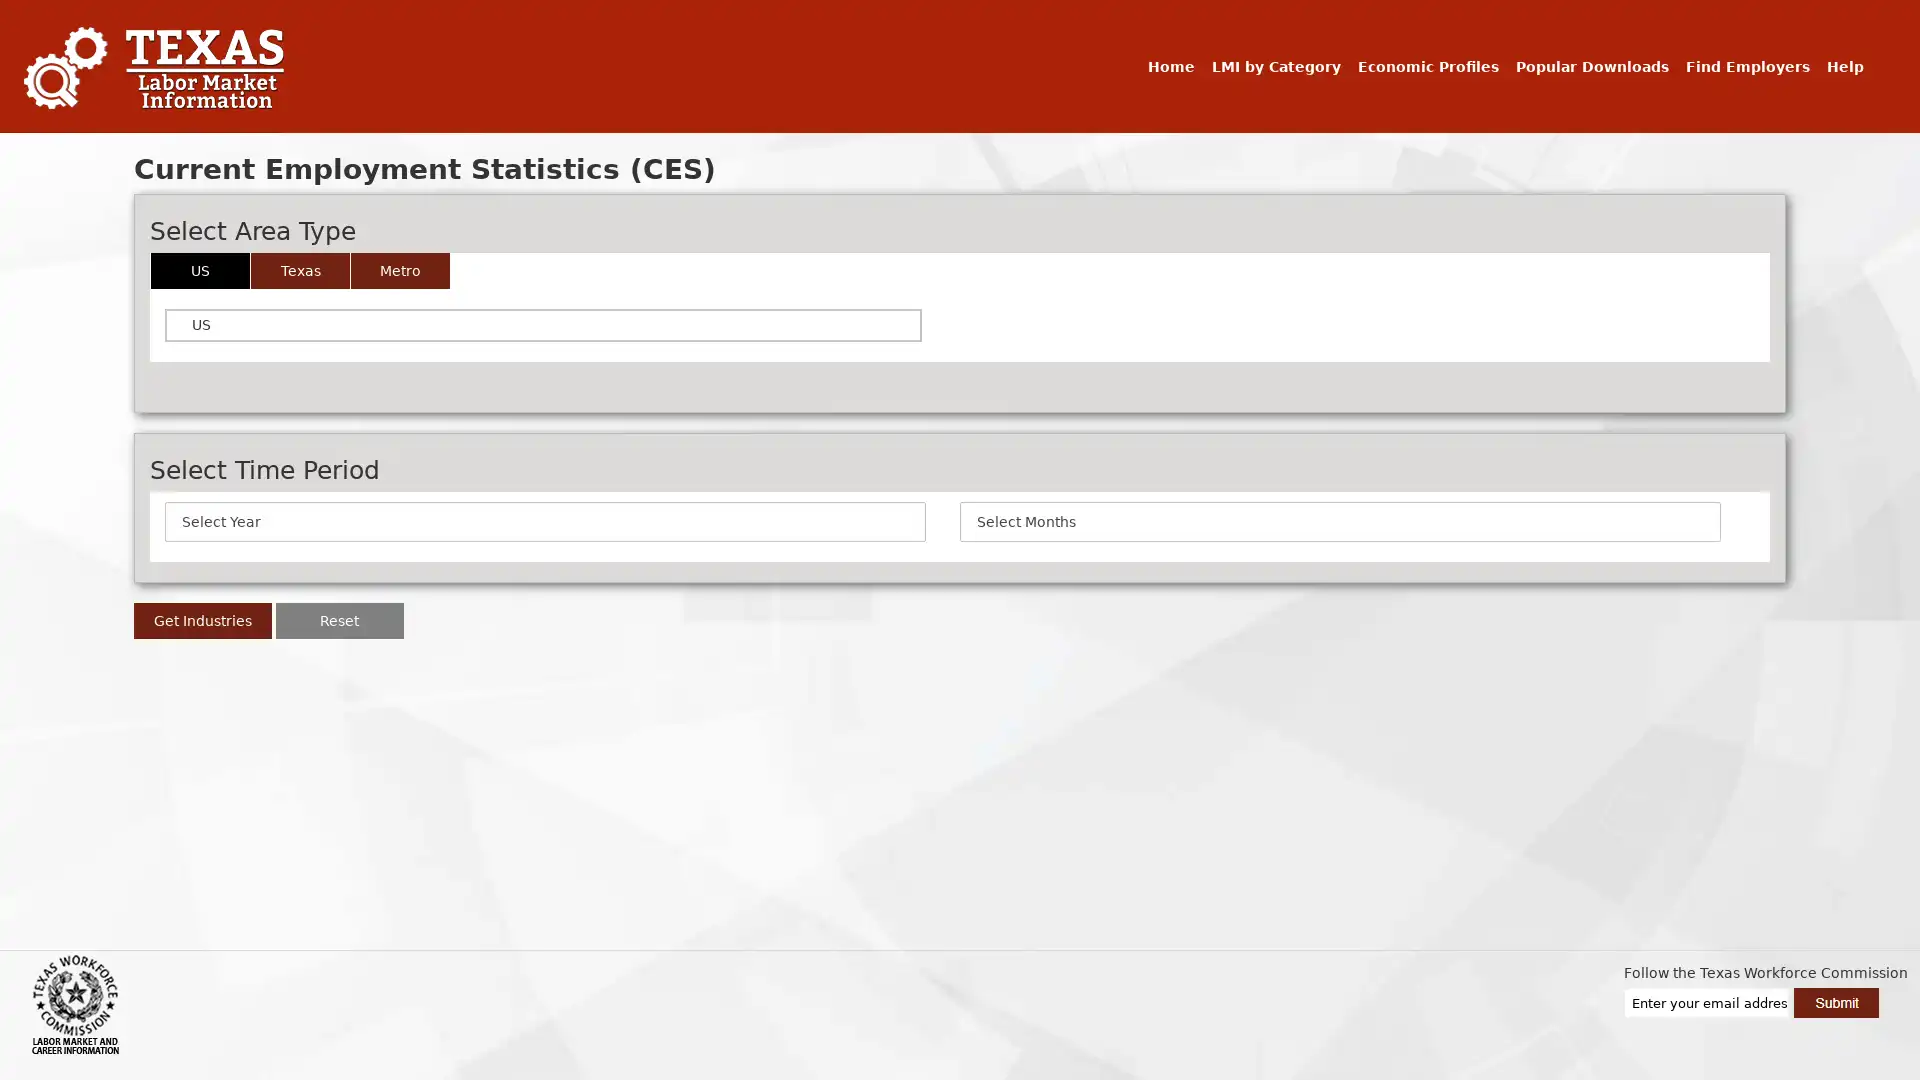  Describe the element at coordinates (298, 270) in the screenshot. I see `Texas` at that location.